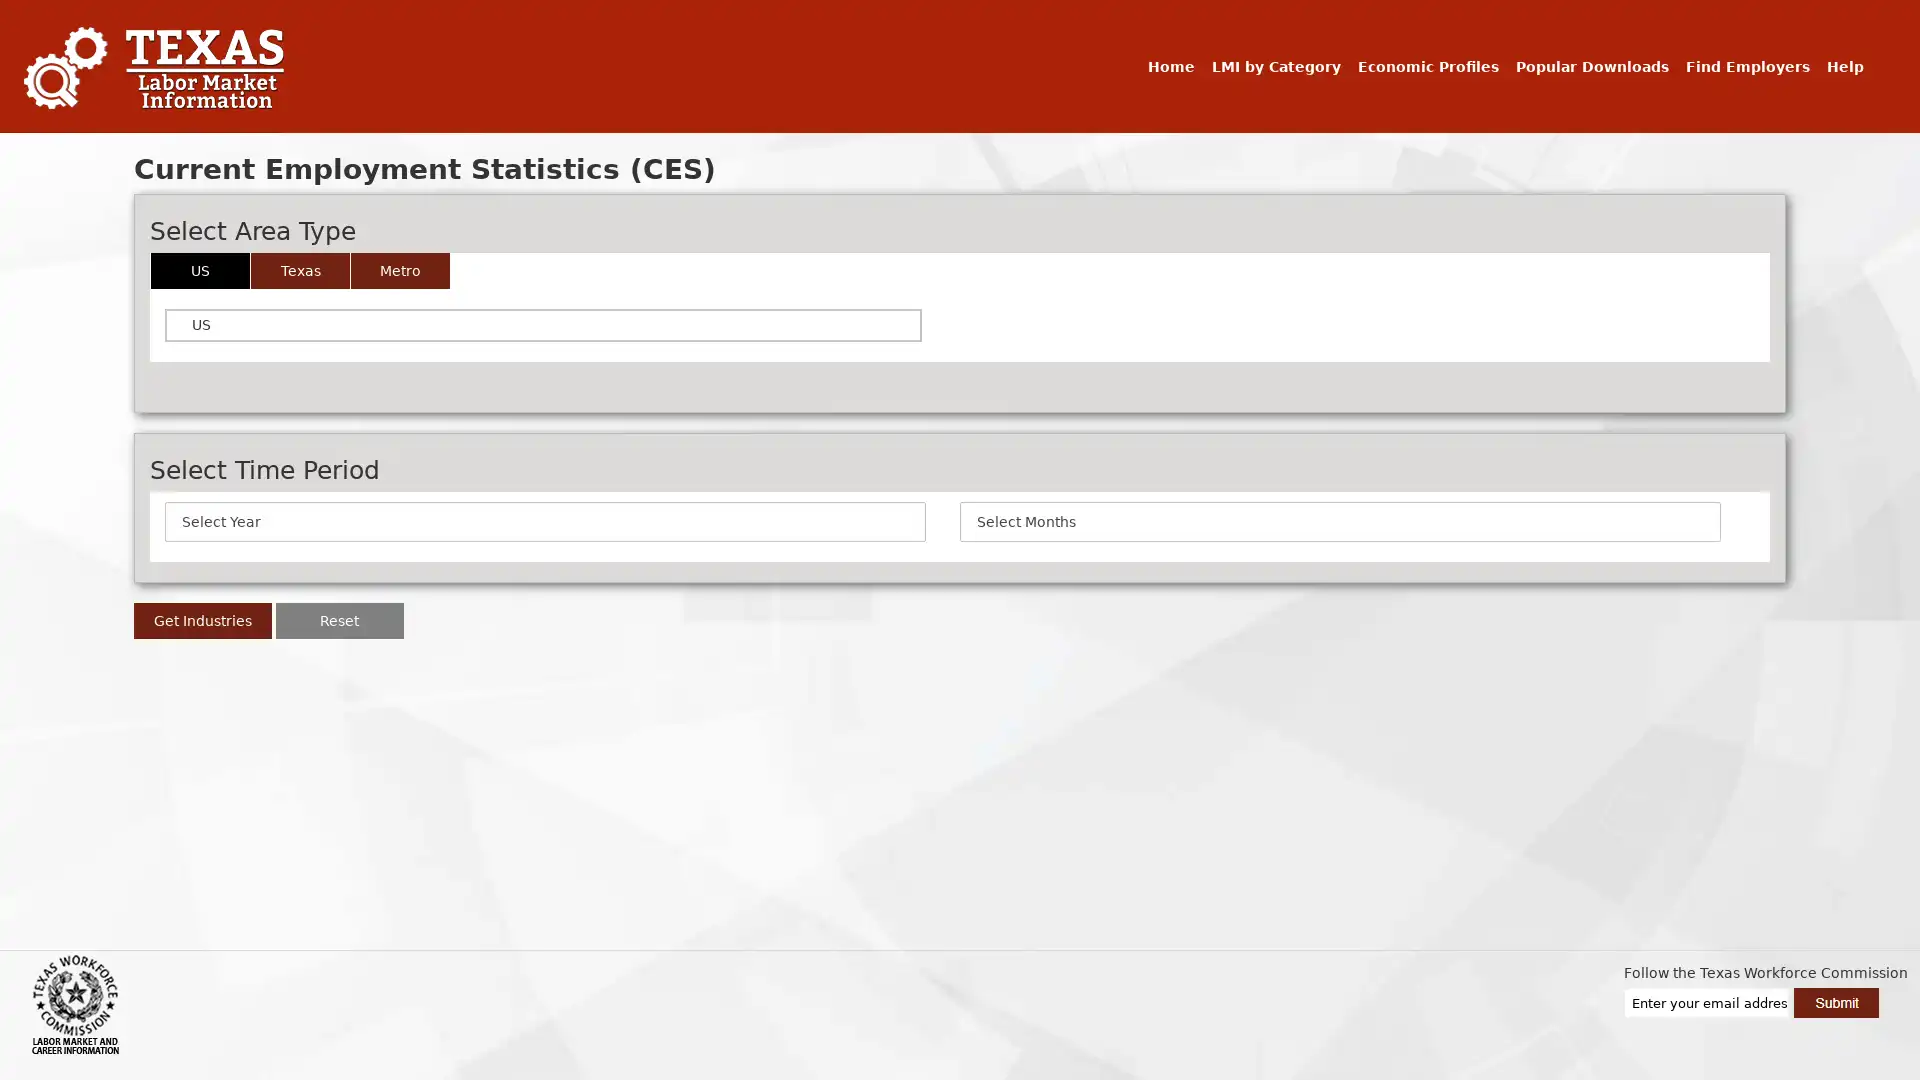  Describe the element at coordinates (298, 270) in the screenshot. I see `Texas` at that location.